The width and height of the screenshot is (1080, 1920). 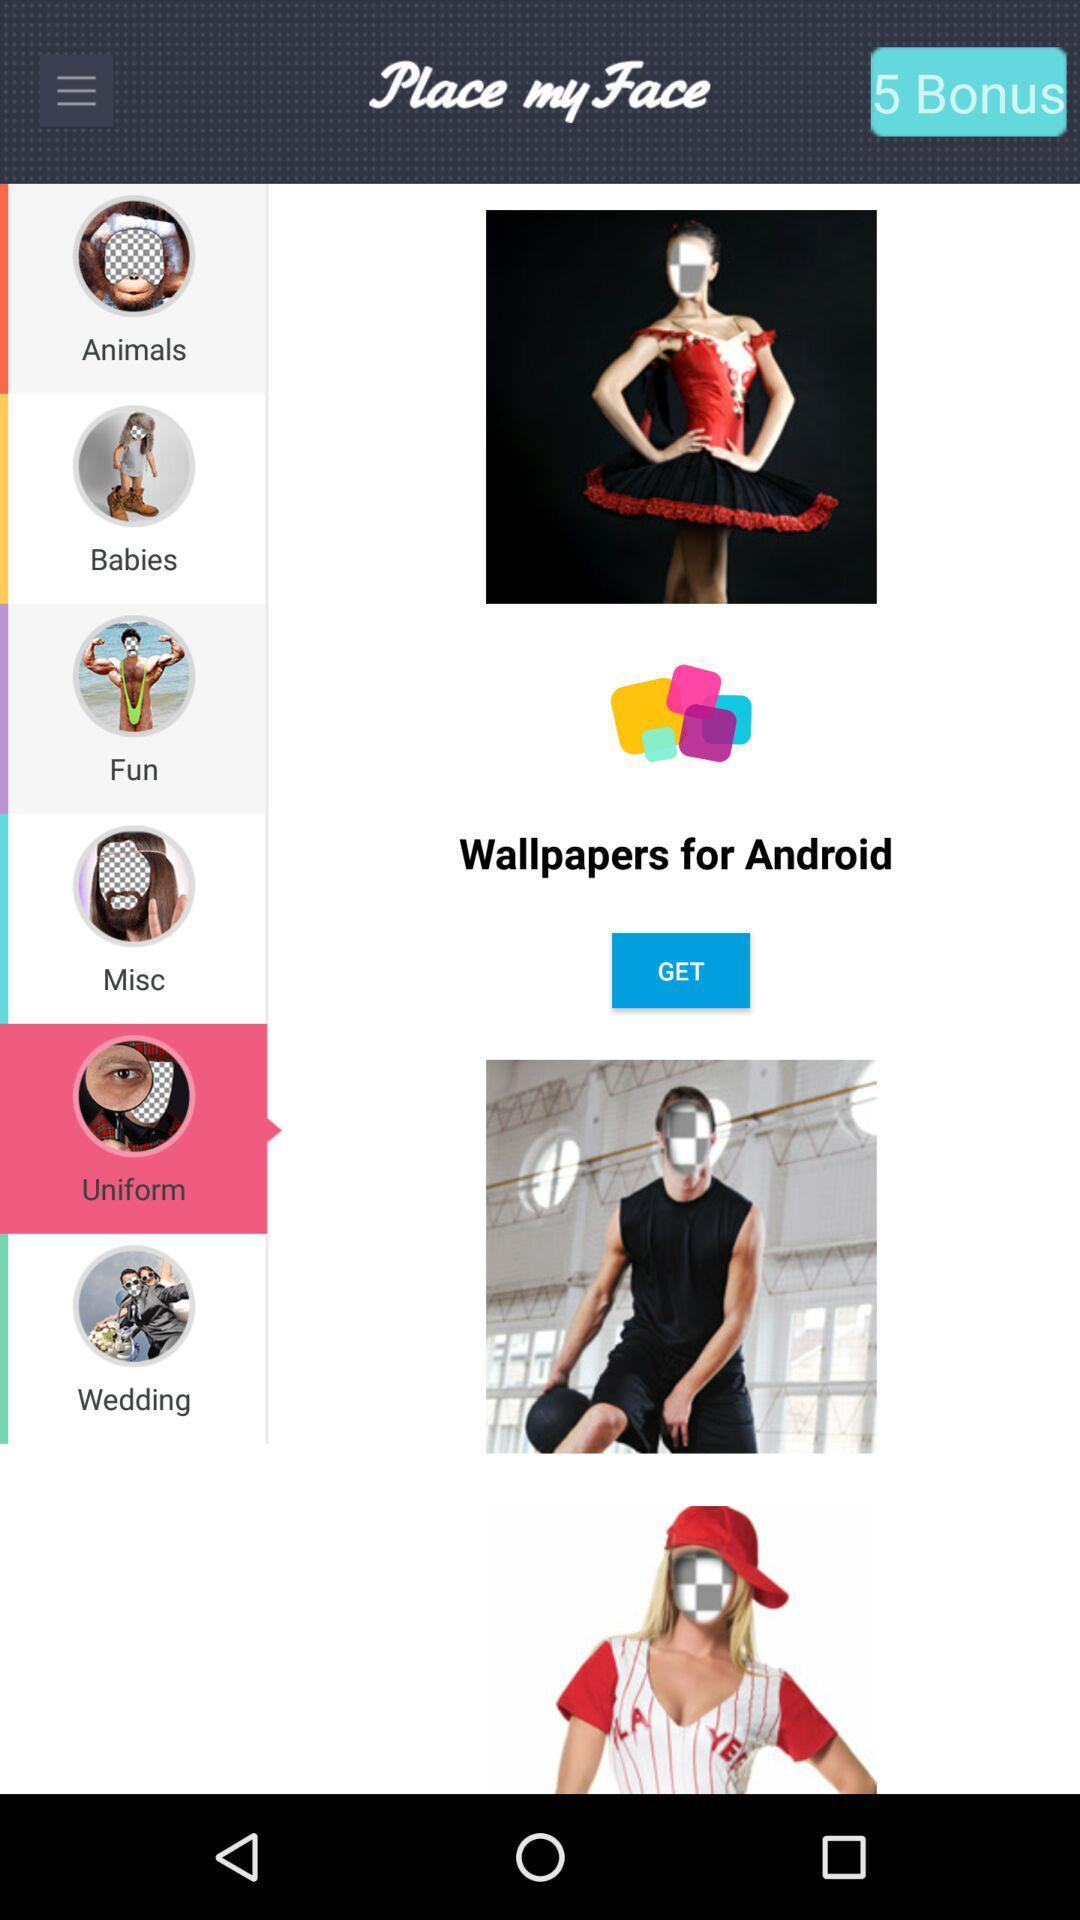 What do you see at coordinates (133, 978) in the screenshot?
I see `the misc` at bounding box center [133, 978].